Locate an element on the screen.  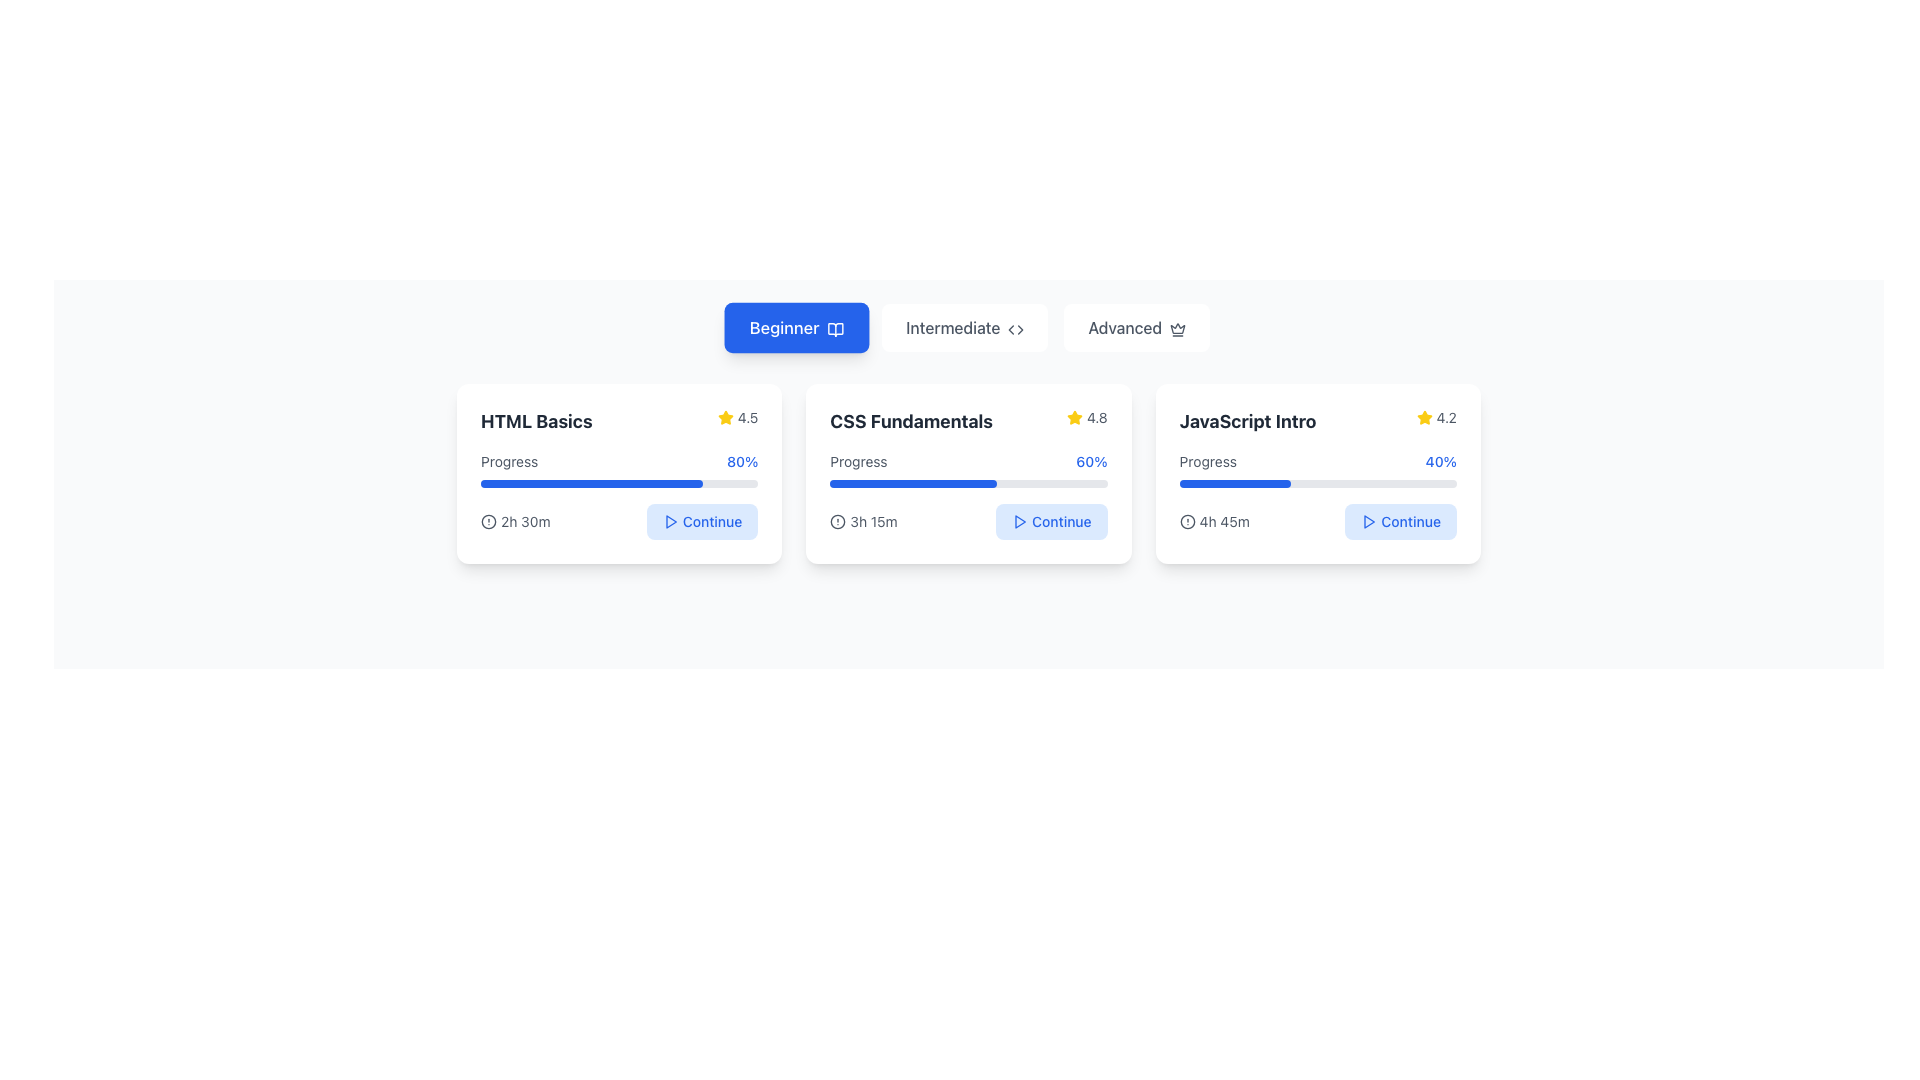
progress bar located within the middle card labeled 'CSS Fundamentals', which visually represents that 60% of the associated task has been completed, positioned below the 'Progress' label is located at coordinates (969, 483).